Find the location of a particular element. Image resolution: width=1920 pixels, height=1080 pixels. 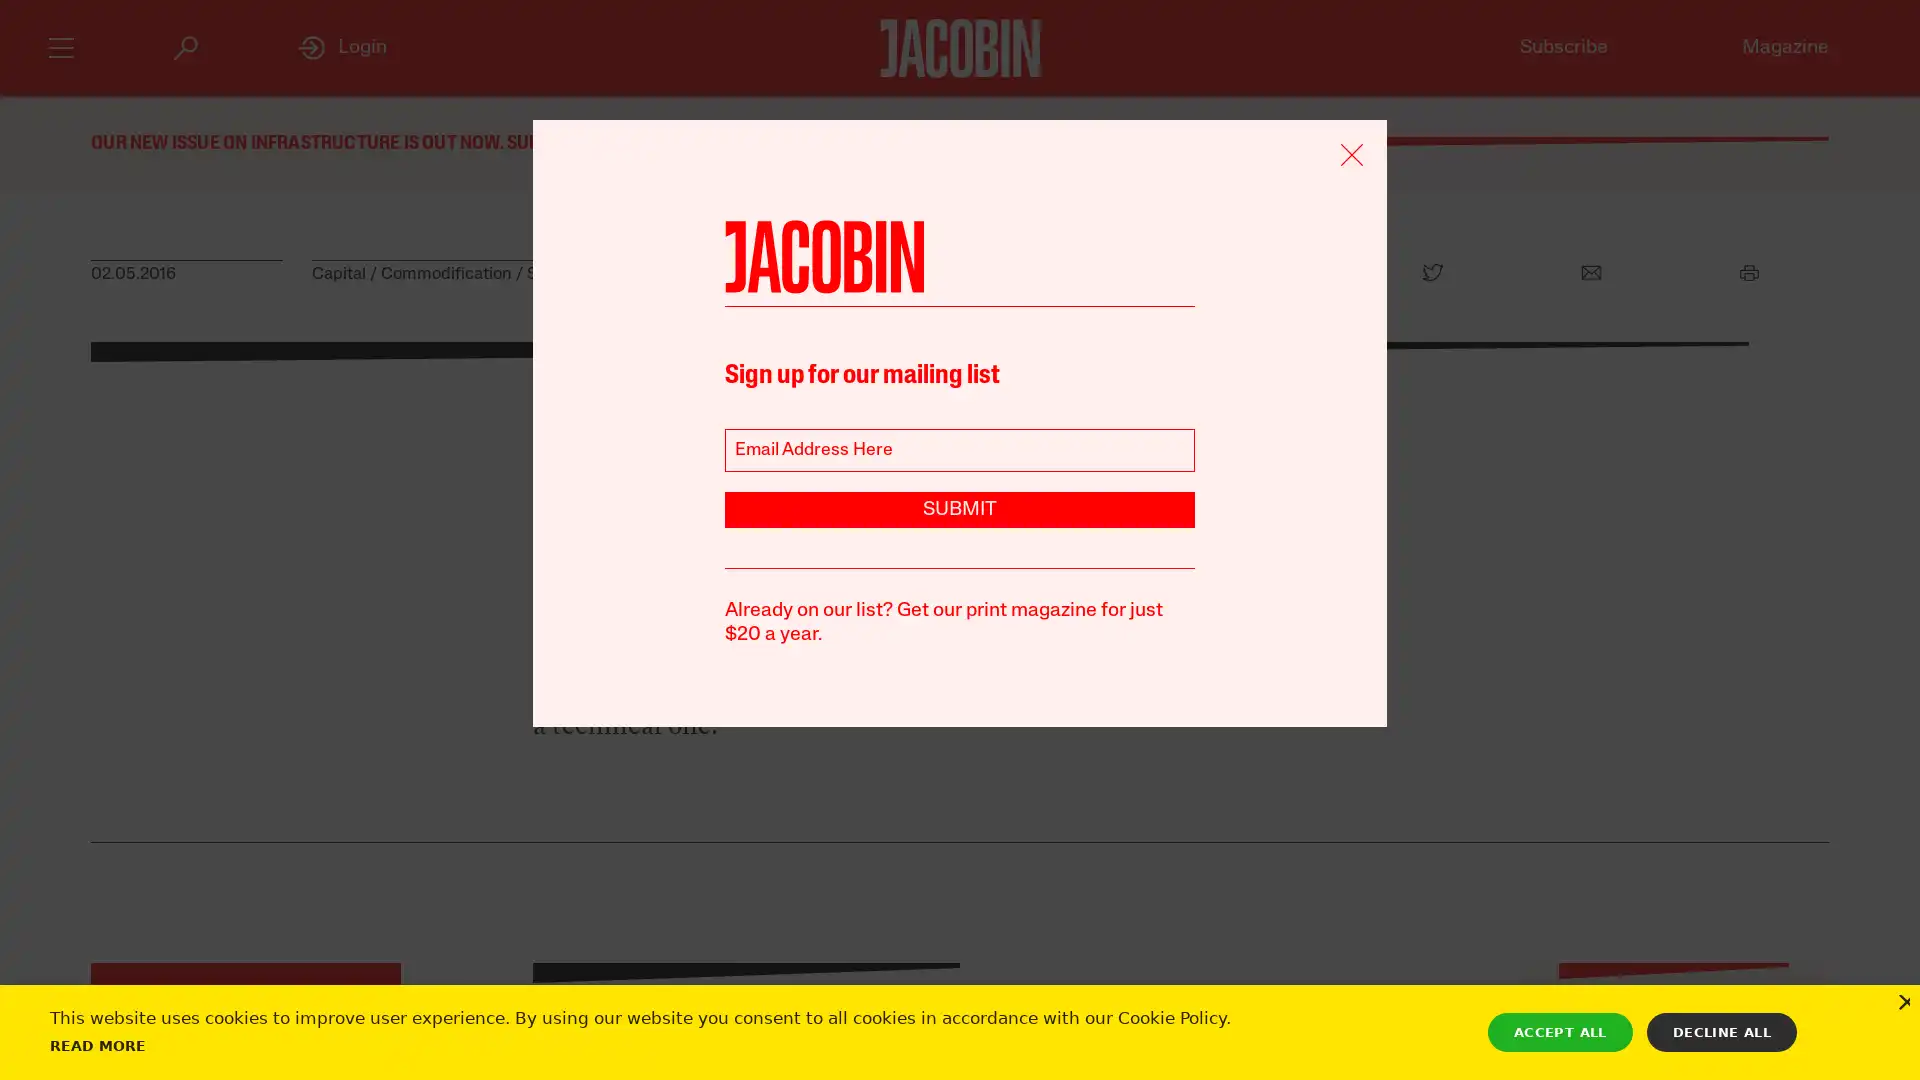

Facebook Icon is located at coordinates (1272, 272).